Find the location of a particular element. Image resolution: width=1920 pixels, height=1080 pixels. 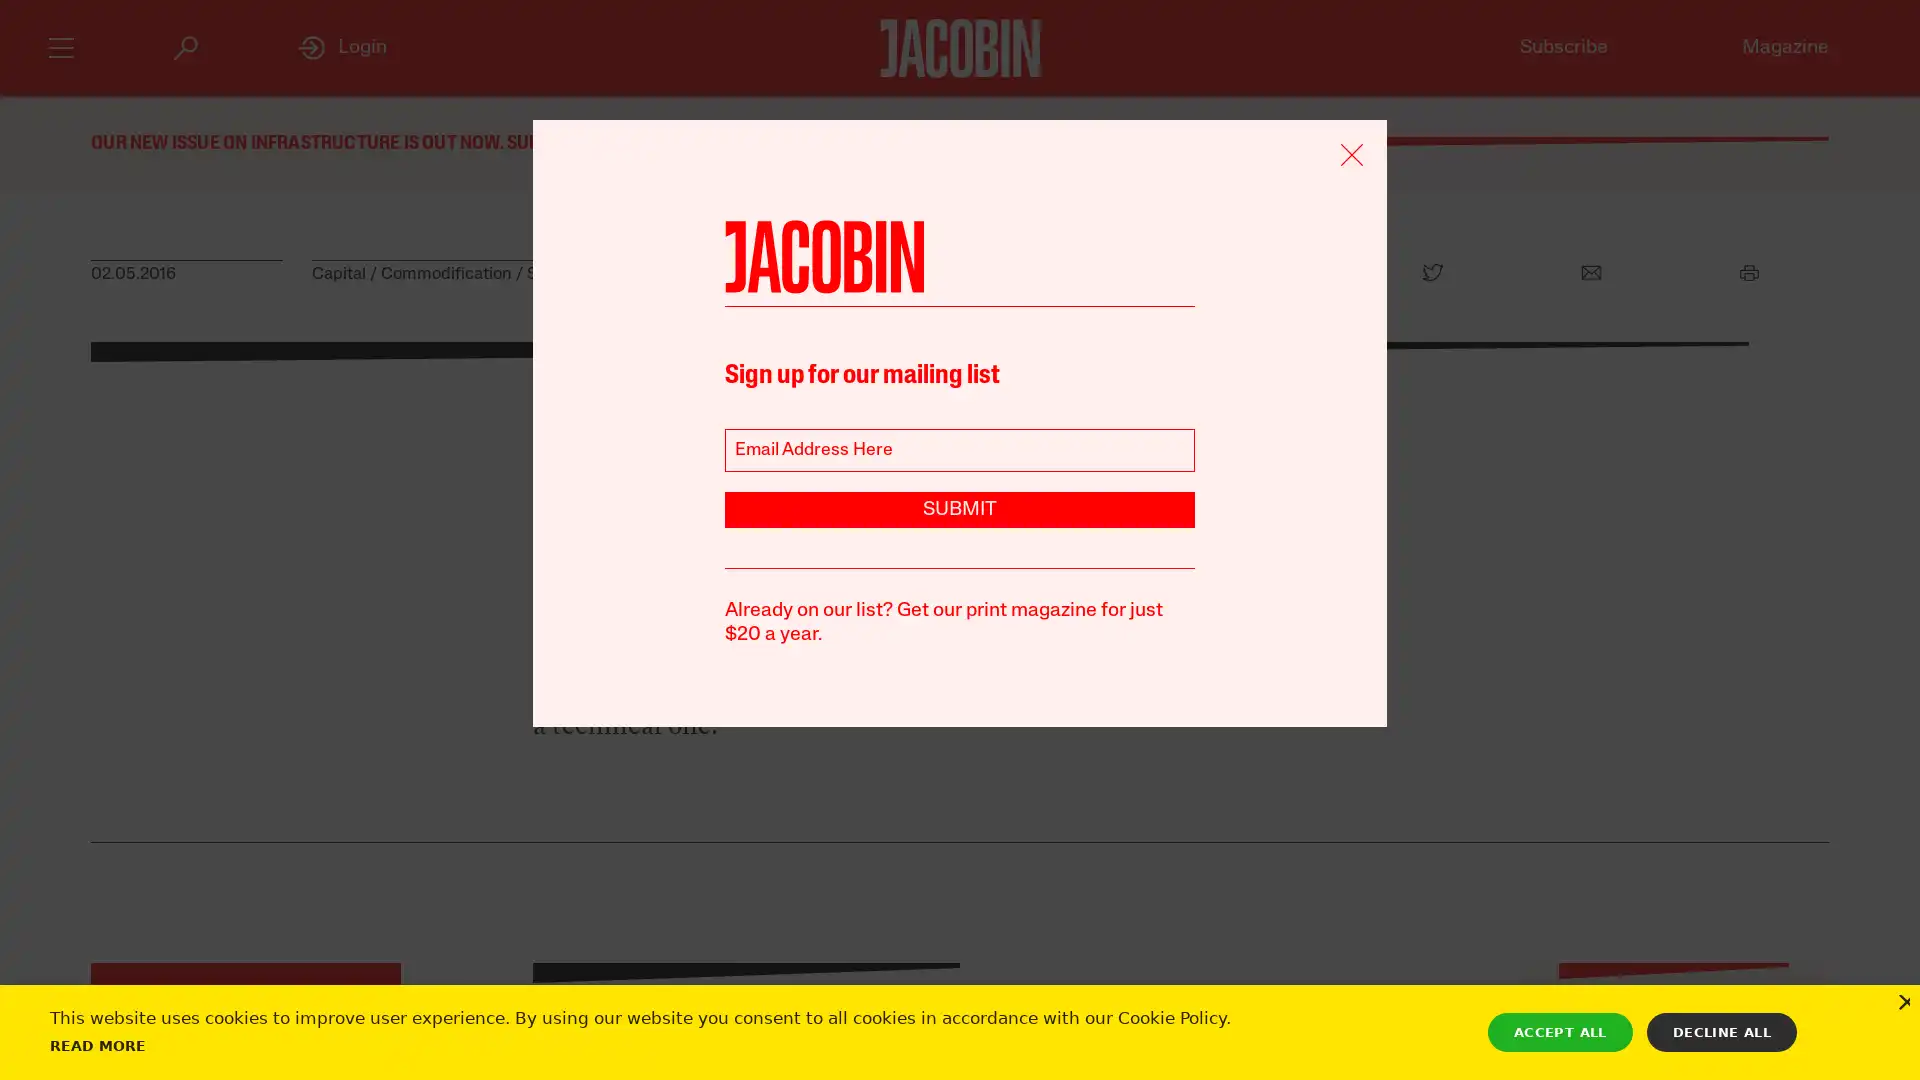

Facebook Icon is located at coordinates (1272, 272).